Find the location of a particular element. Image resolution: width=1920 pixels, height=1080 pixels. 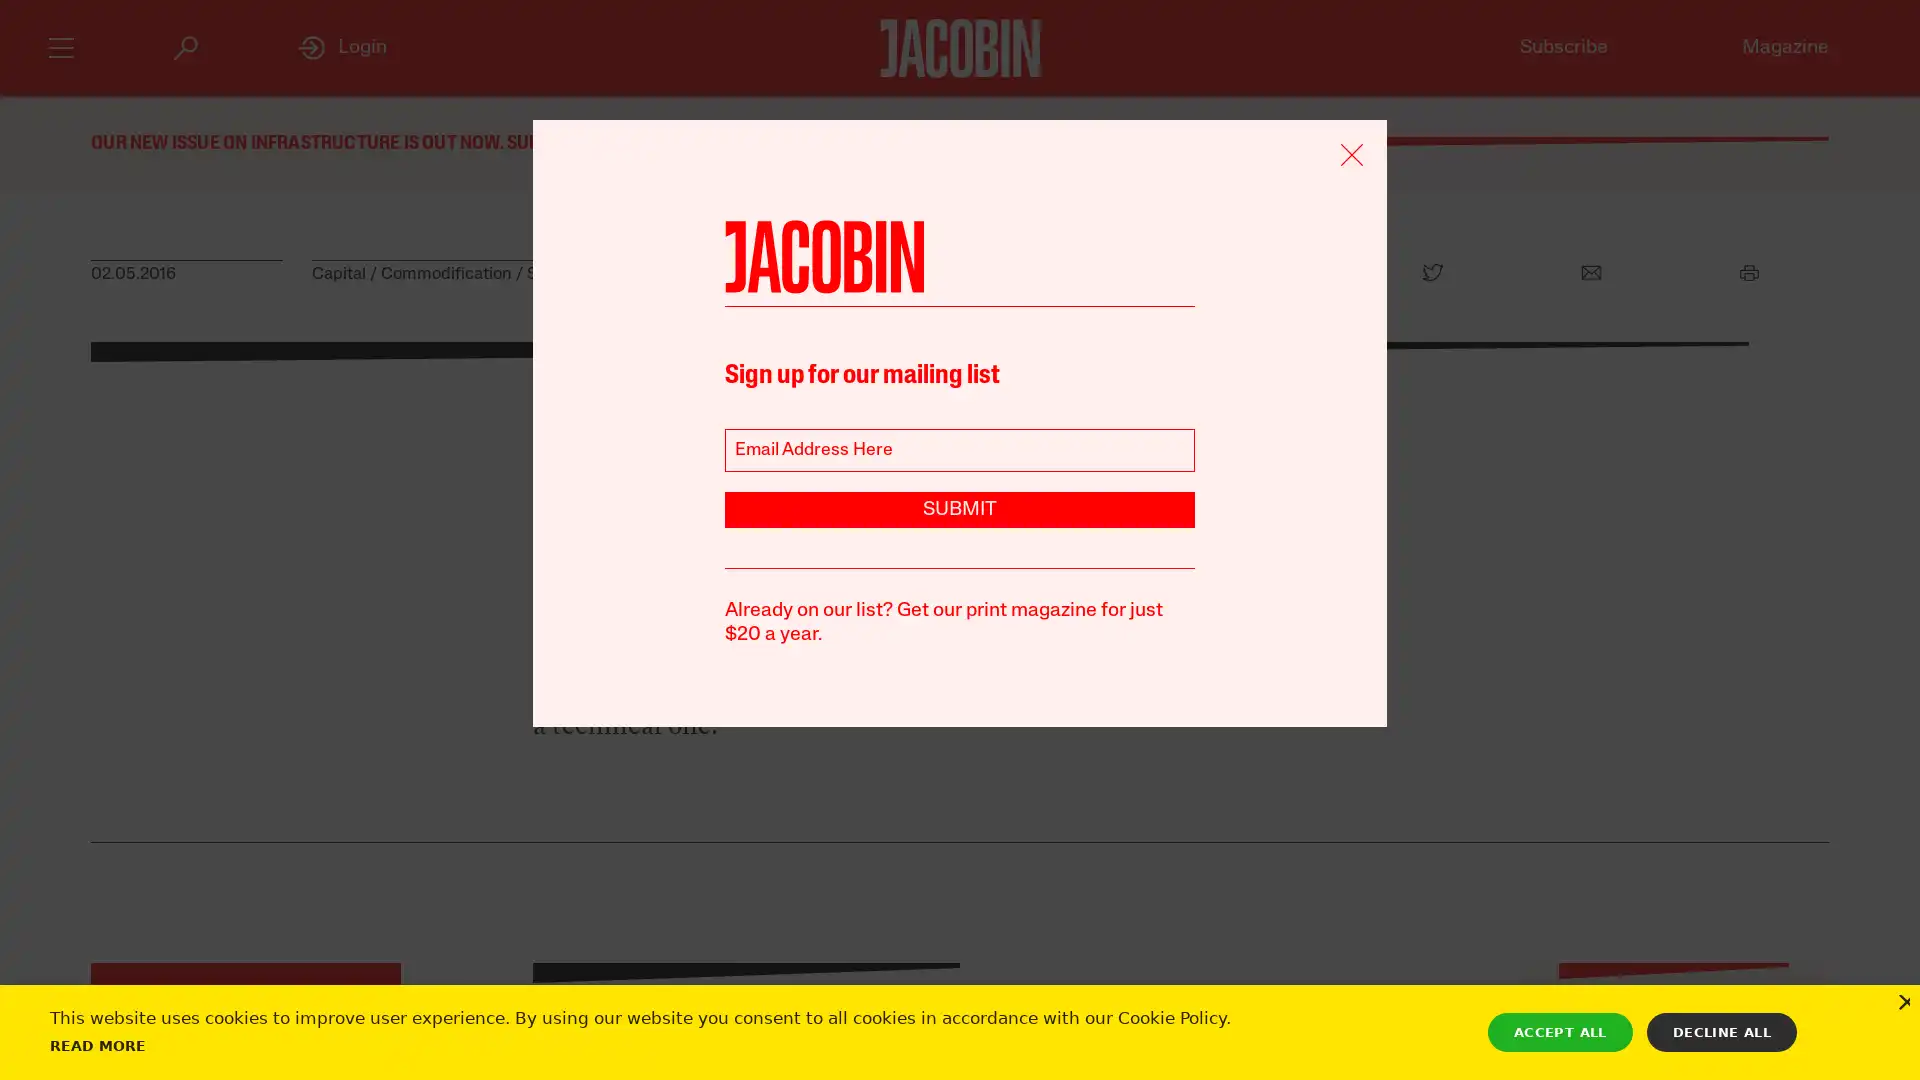

Facebook Icon is located at coordinates (1272, 272).